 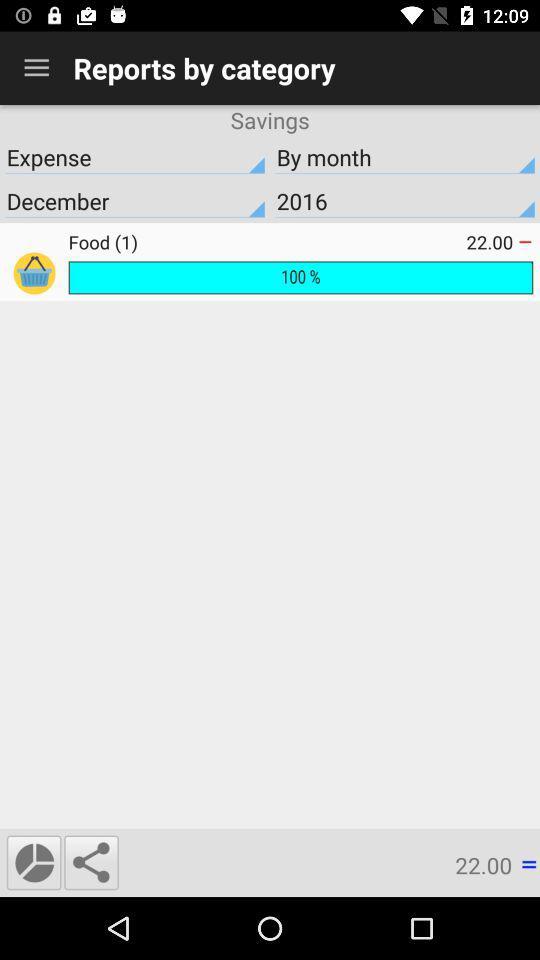 I want to click on the icon next to the reports by category item, so click(x=36, y=68).